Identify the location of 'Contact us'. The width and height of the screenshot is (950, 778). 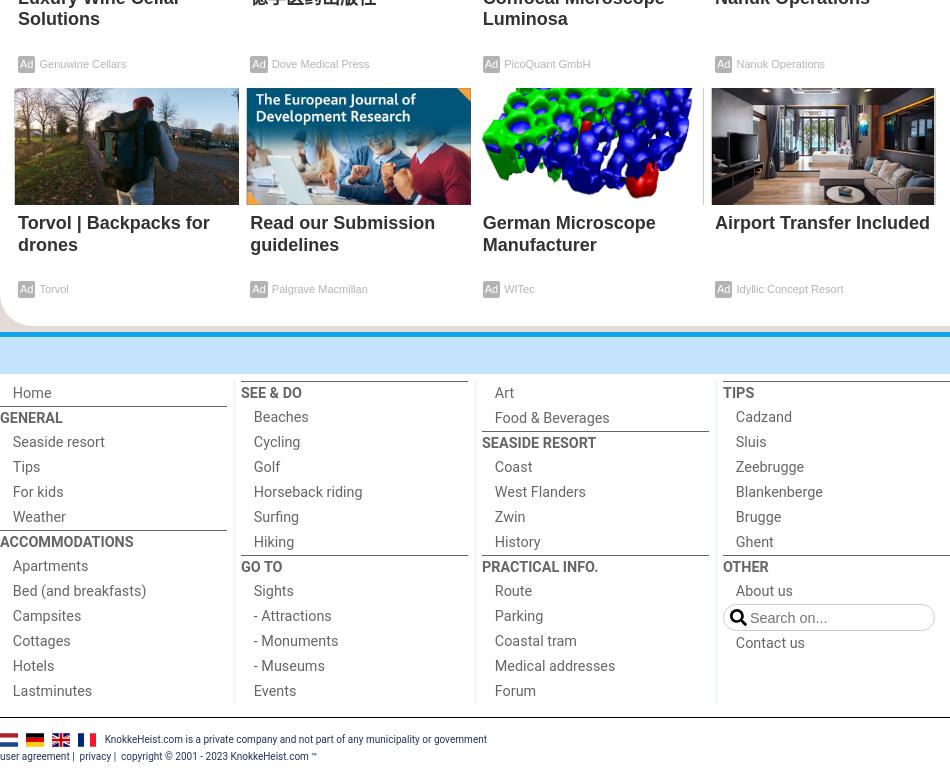
(768, 641).